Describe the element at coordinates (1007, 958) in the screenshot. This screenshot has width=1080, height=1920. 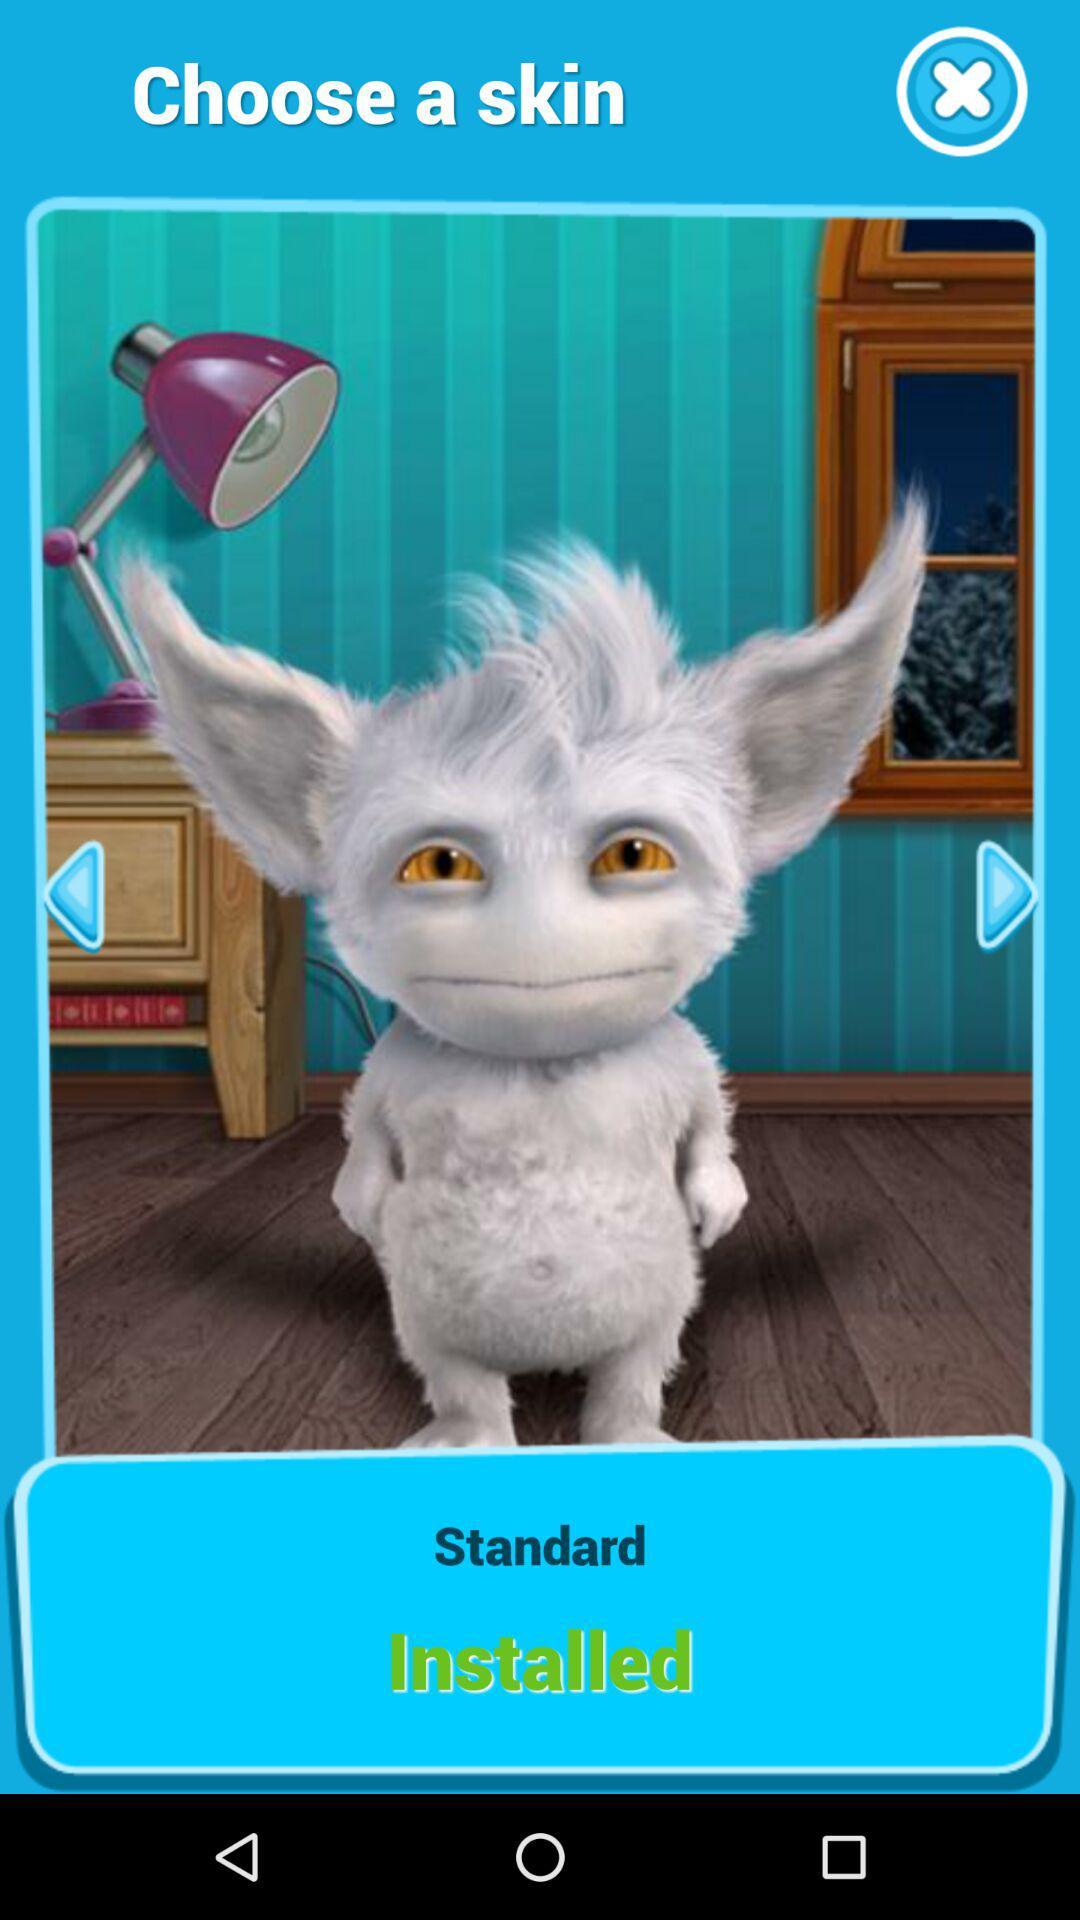
I see `the play icon` at that location.